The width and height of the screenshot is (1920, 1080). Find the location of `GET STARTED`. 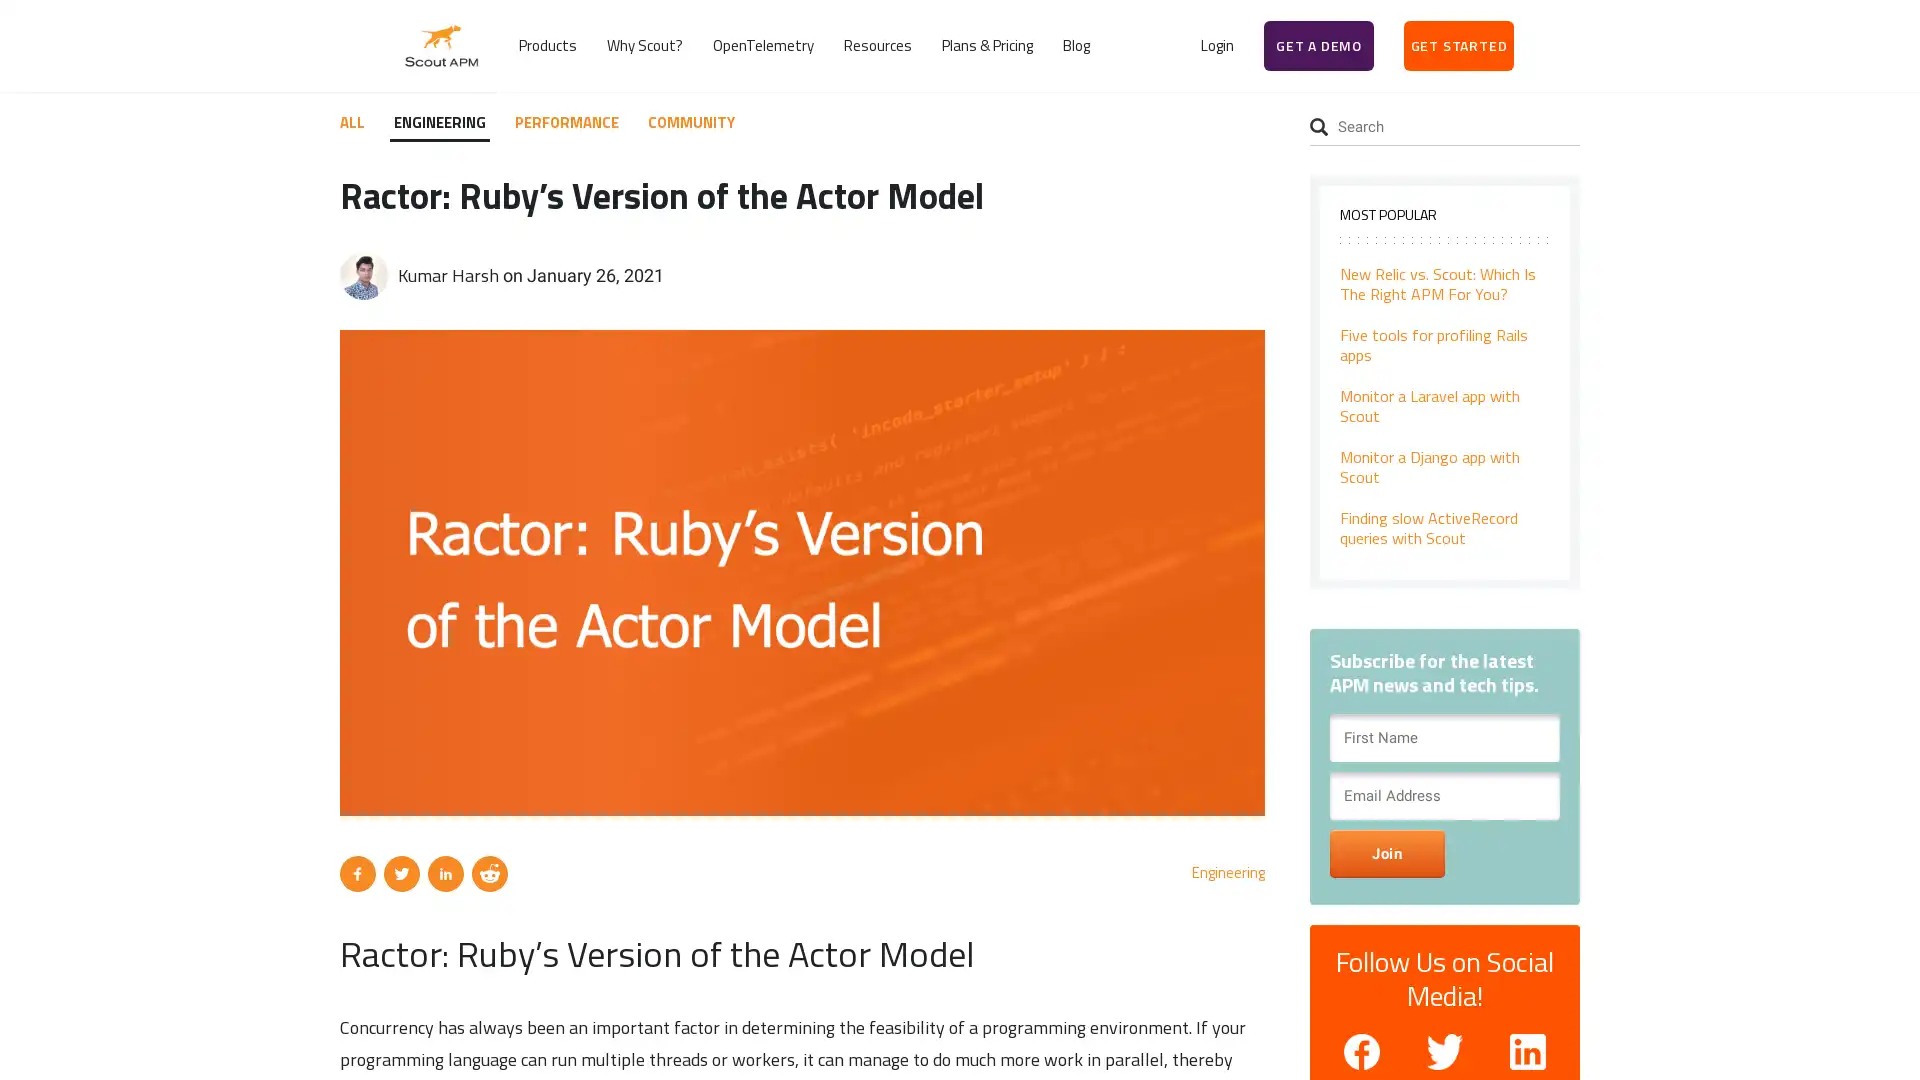

GET STARTED is located at coordinates (1459, 45).